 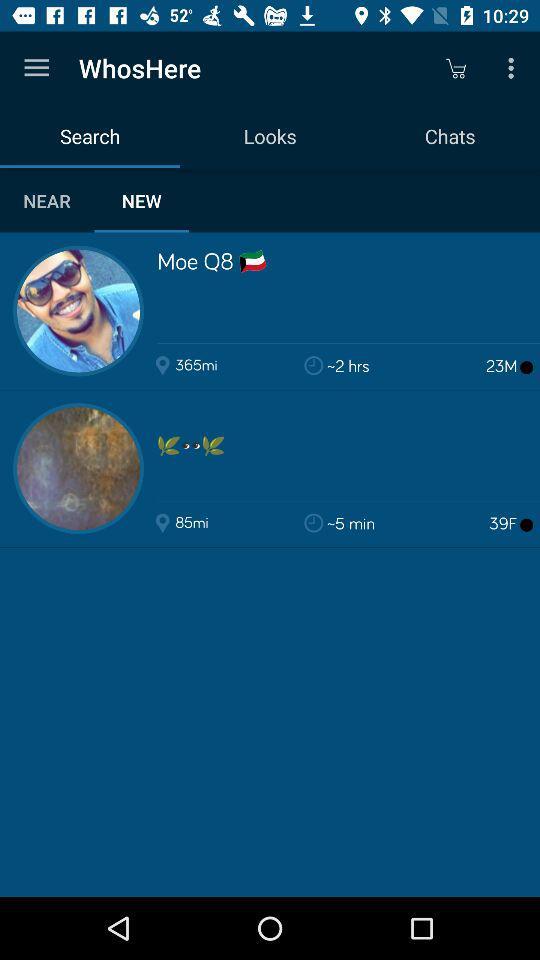 I want to click on the app above chats item, so click(x=455, y=68).